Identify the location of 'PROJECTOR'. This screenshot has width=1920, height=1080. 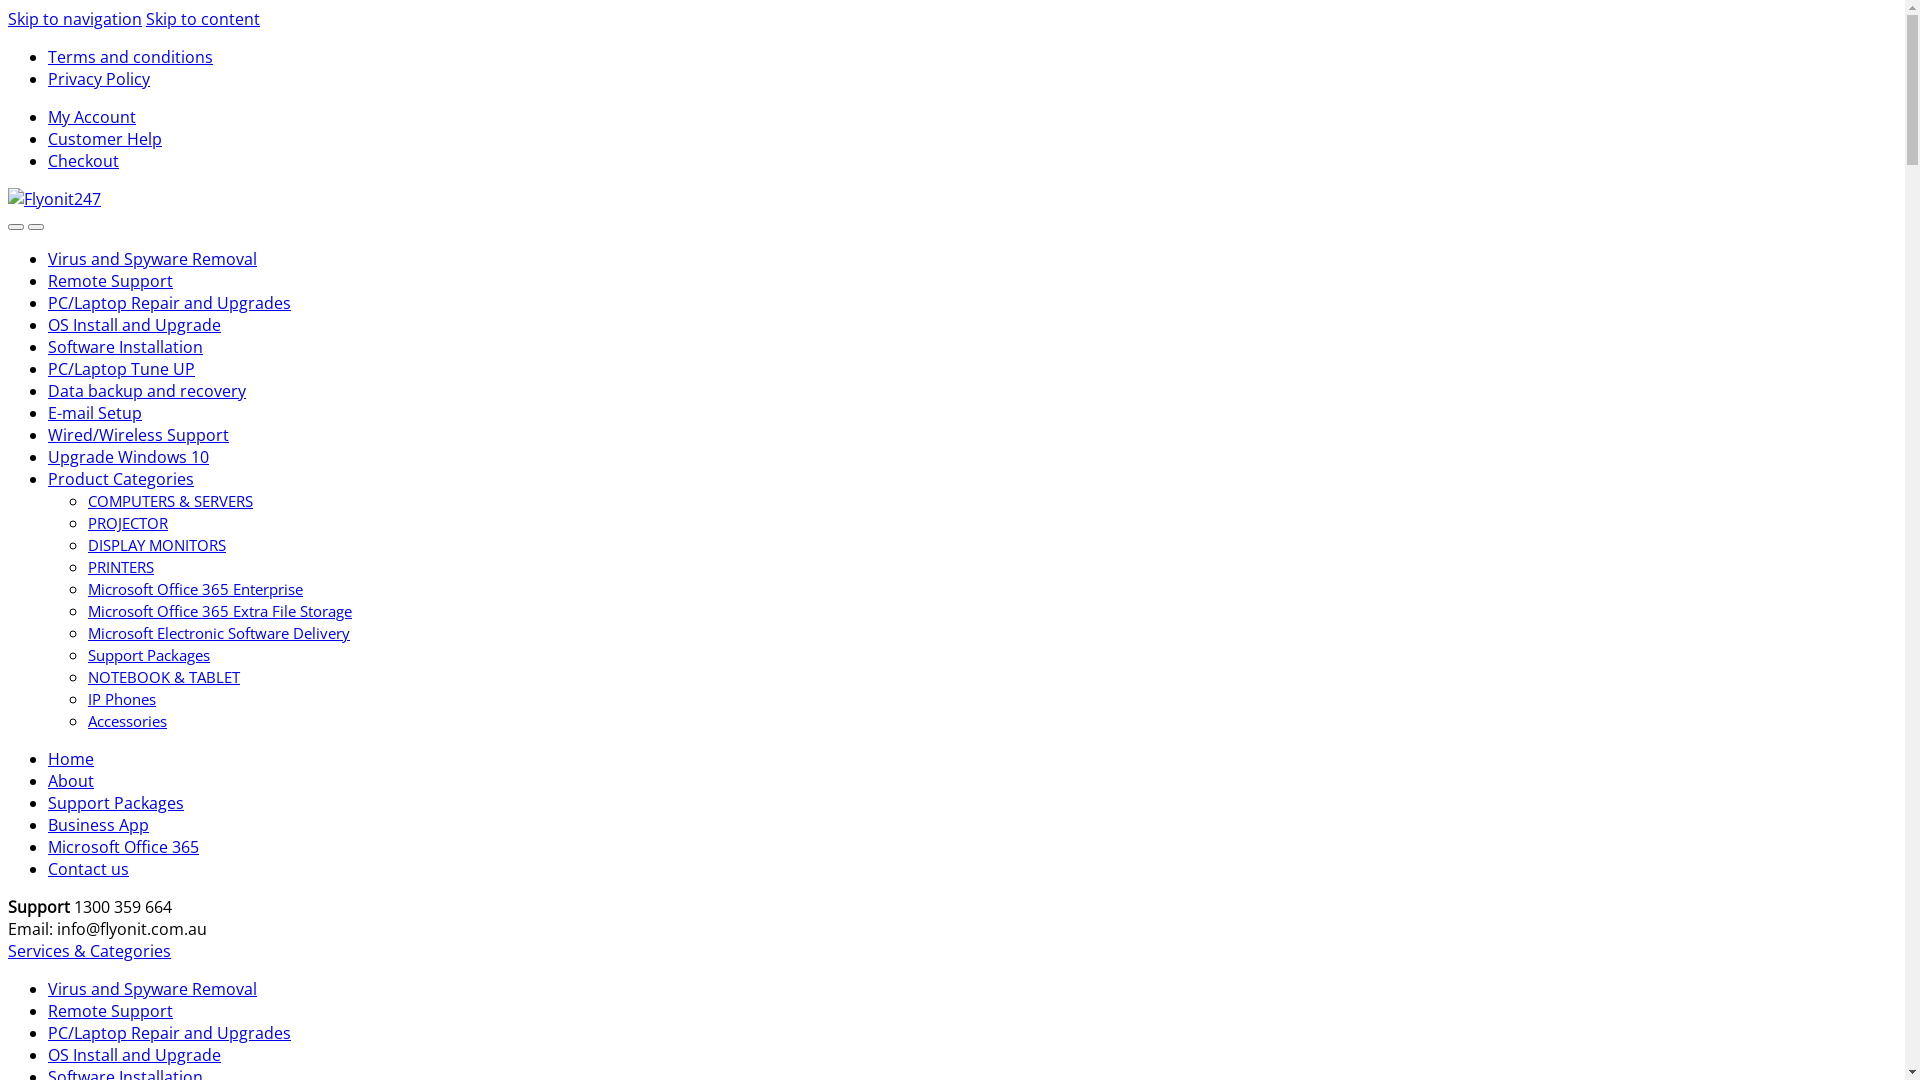
(127, 522).